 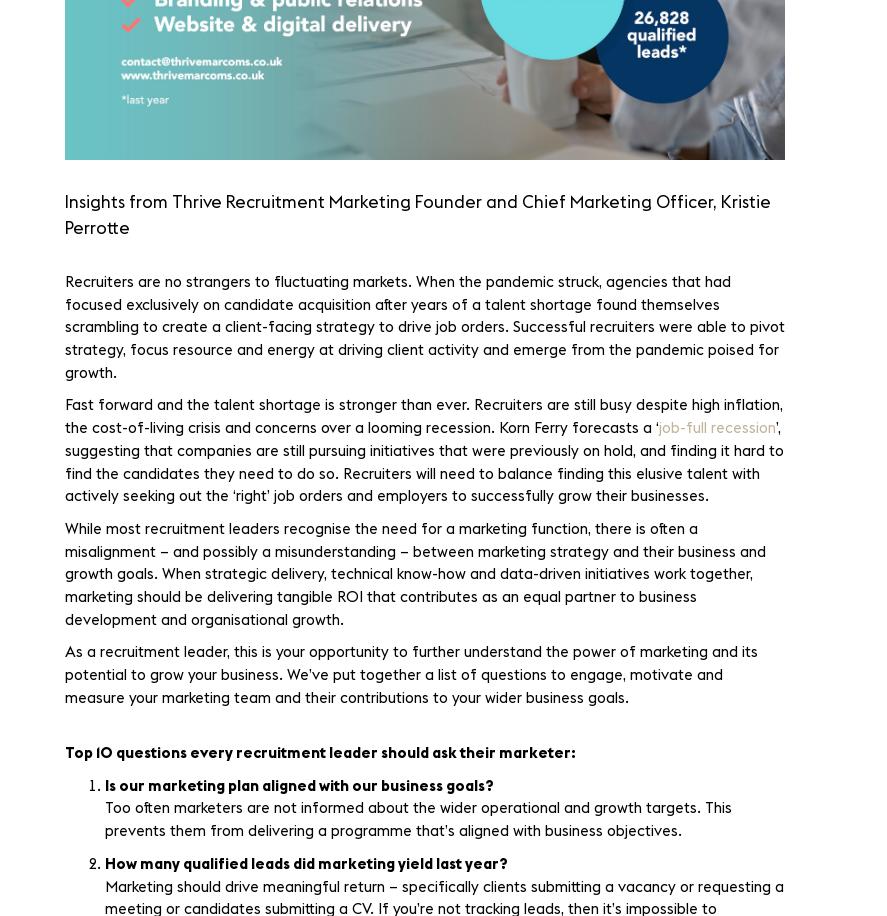 I want to click on 'As a recruitment leader, this is your opportunity to further understand the power of marketing and its potential to grow your business. We’ve put together a list of questions to engage, motivate and measure your marketing team and their contributions to your wider business goals.', so click(x=411, y=674).